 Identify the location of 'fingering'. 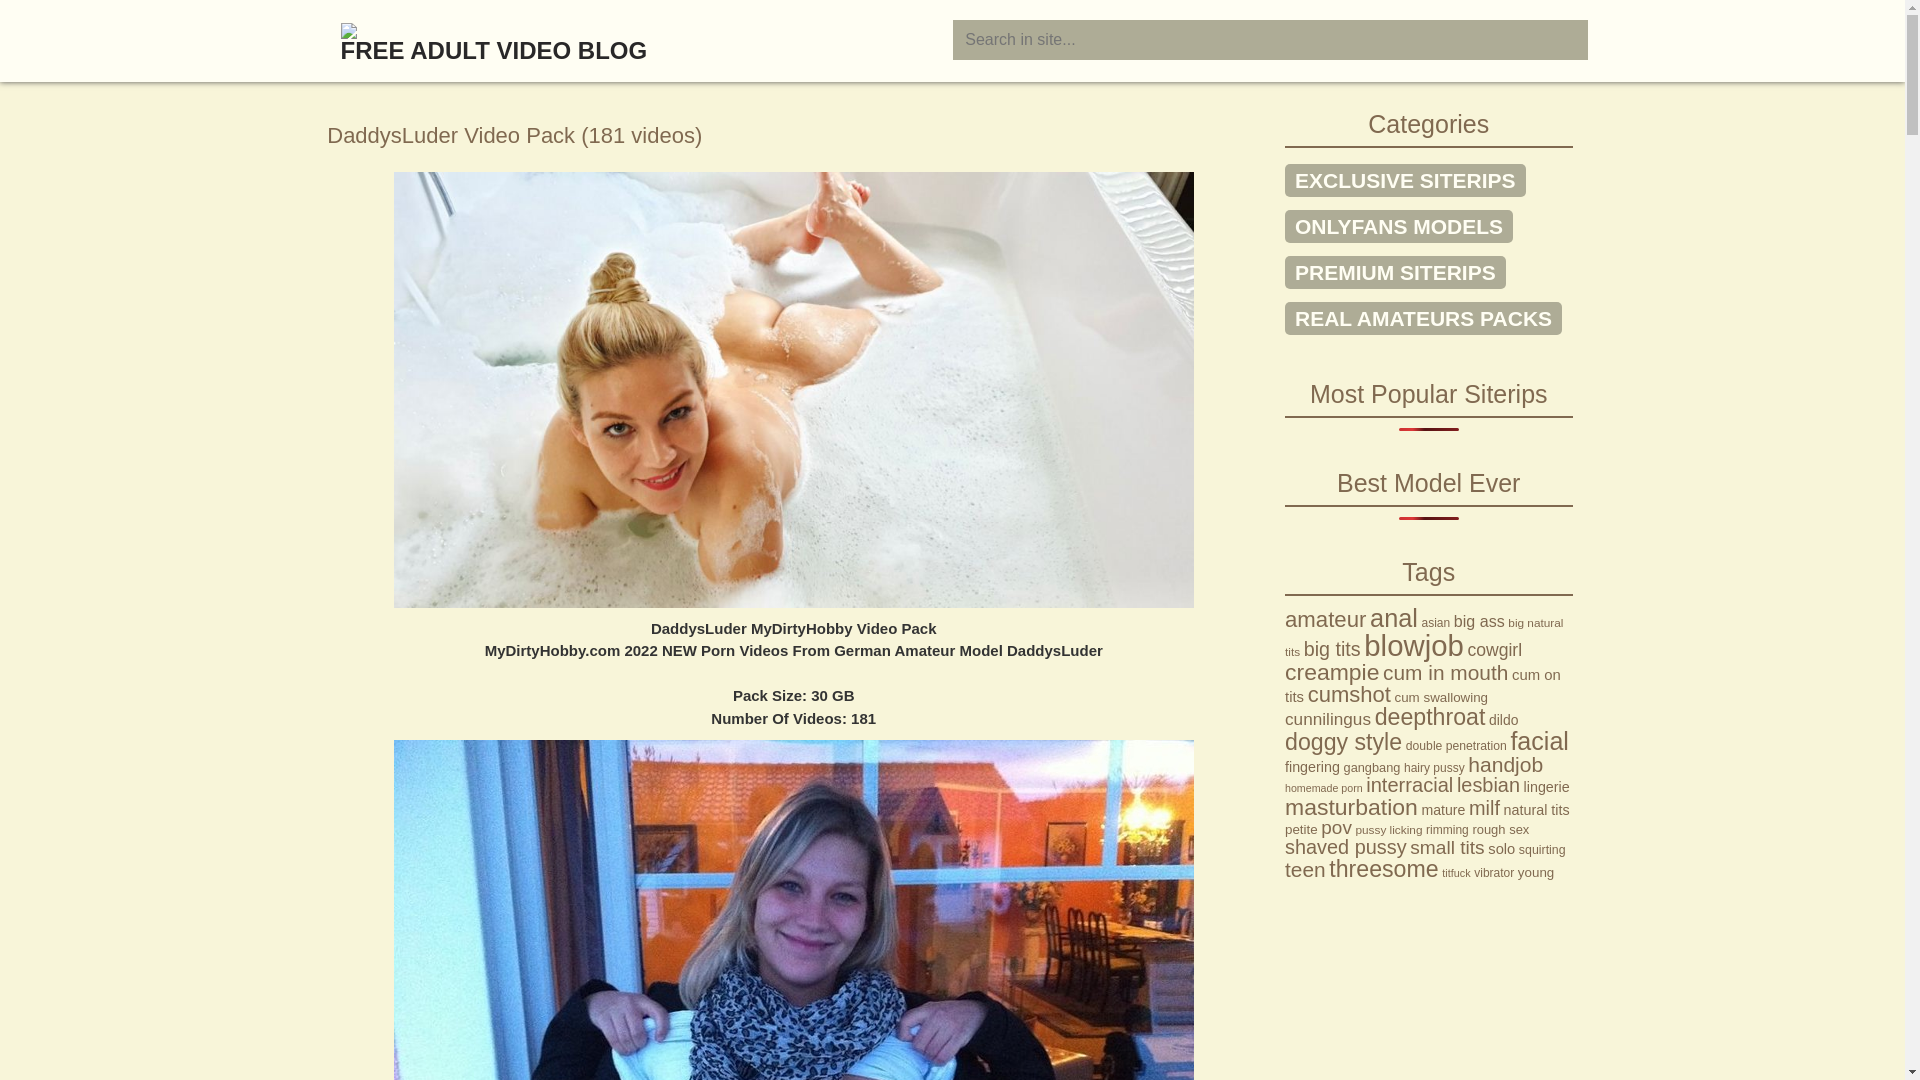
(1312, 766).